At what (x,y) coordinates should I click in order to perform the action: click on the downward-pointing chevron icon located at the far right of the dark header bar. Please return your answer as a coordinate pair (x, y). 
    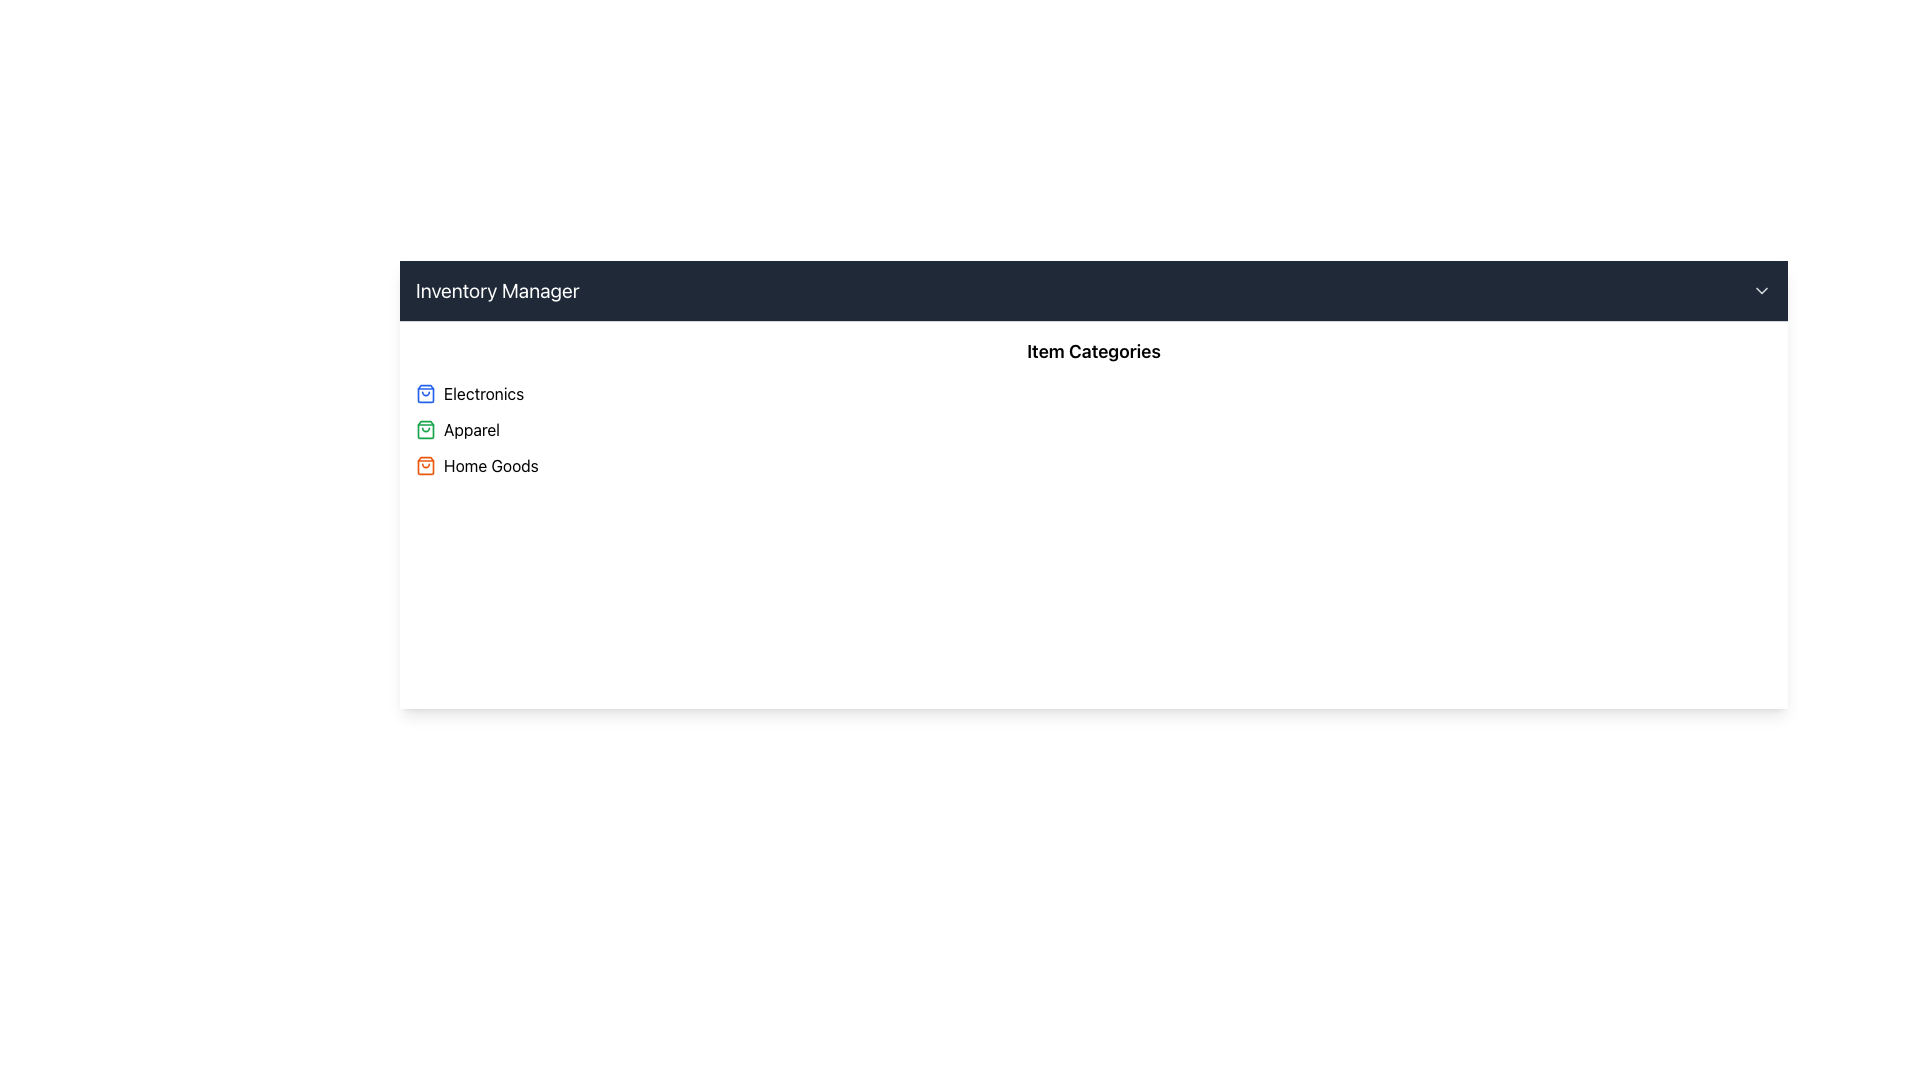
    Looking at the image, I should click on (1761, 290).